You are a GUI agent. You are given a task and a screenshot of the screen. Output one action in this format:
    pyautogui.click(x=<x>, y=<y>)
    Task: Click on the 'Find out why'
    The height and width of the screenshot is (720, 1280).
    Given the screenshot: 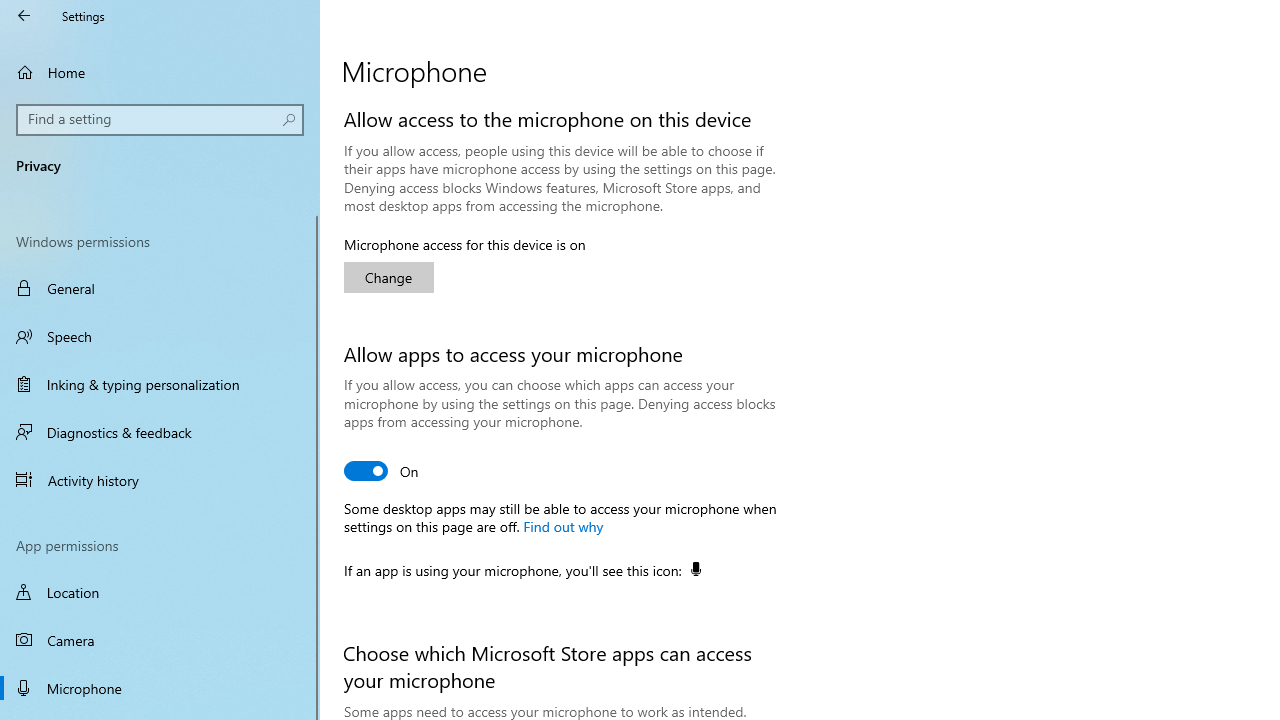 What is the action you would take?
    pyautogui.click(x=561, y=524)
    